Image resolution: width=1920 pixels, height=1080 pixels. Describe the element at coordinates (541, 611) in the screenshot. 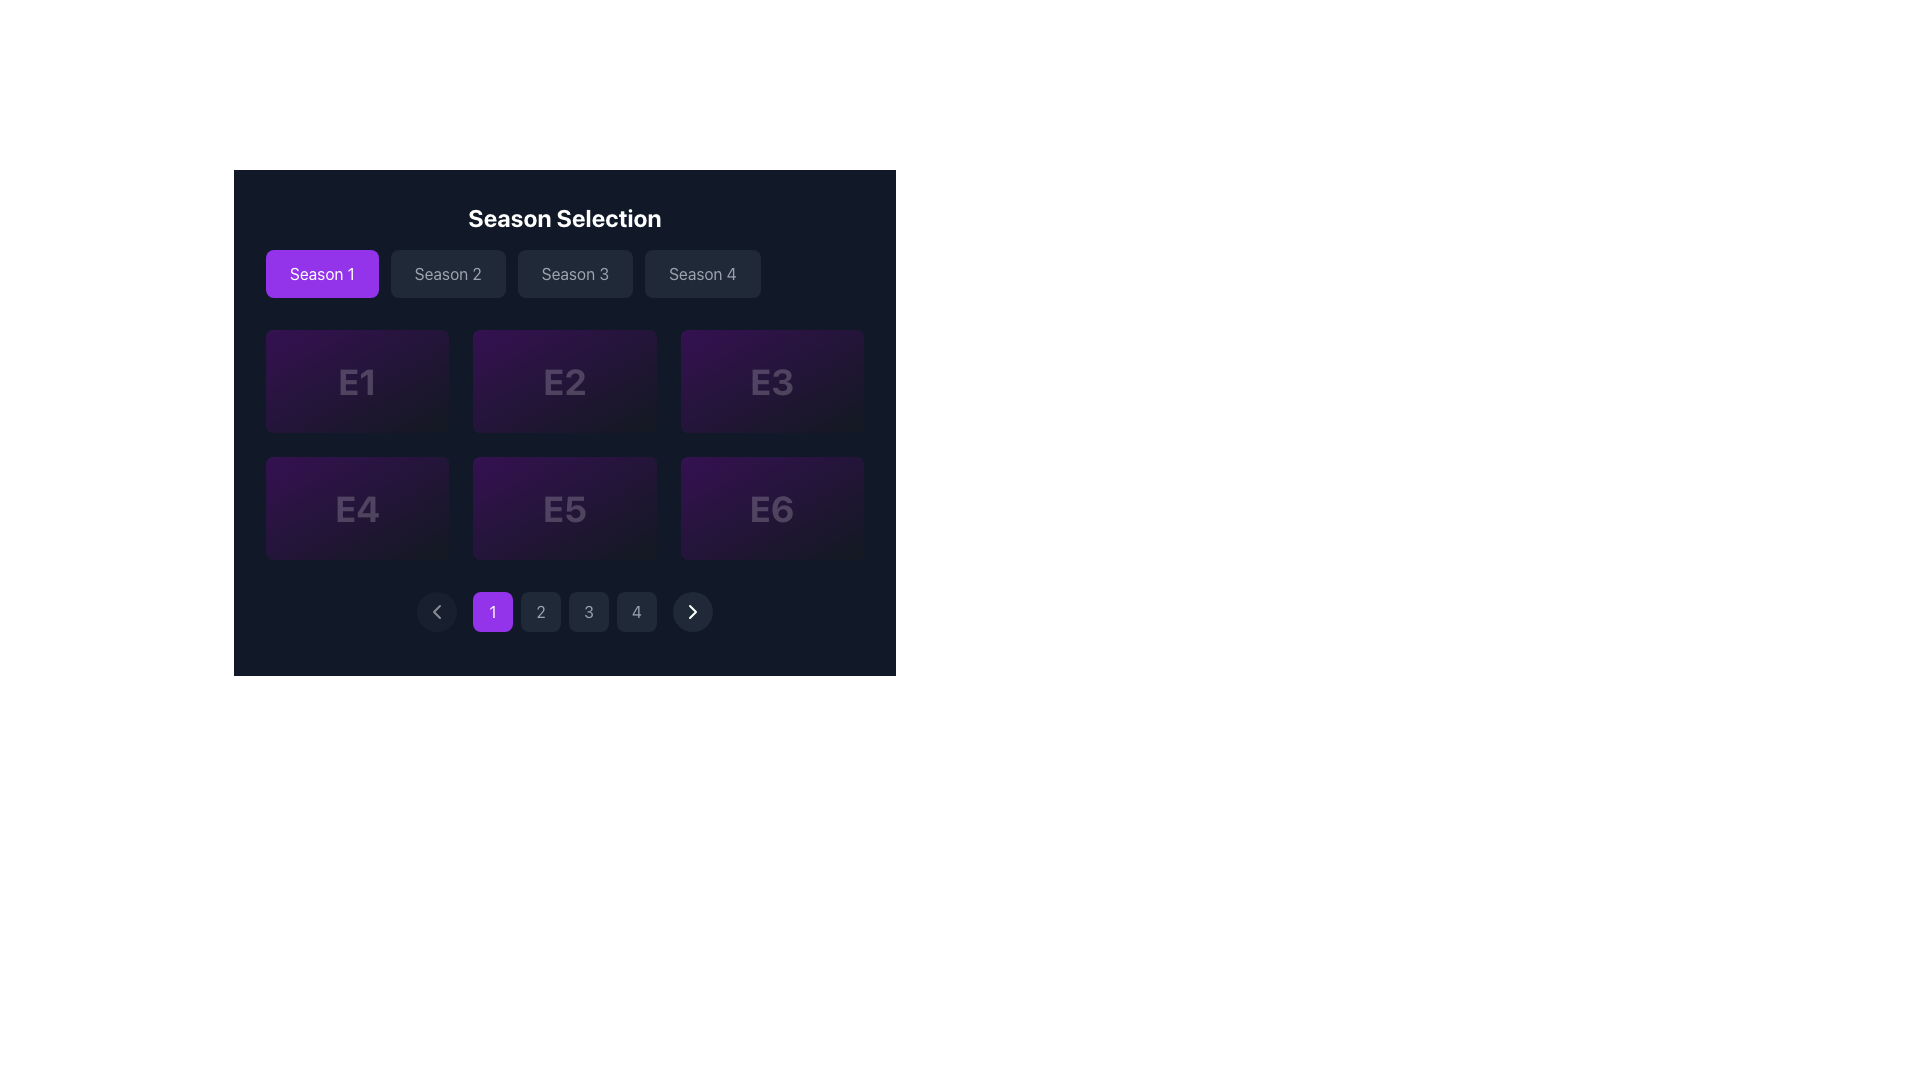

I see `the second pagination button located below the main content area, specifically under the grid of episode tiles labeled 'E1' to 'E6'` at that location.